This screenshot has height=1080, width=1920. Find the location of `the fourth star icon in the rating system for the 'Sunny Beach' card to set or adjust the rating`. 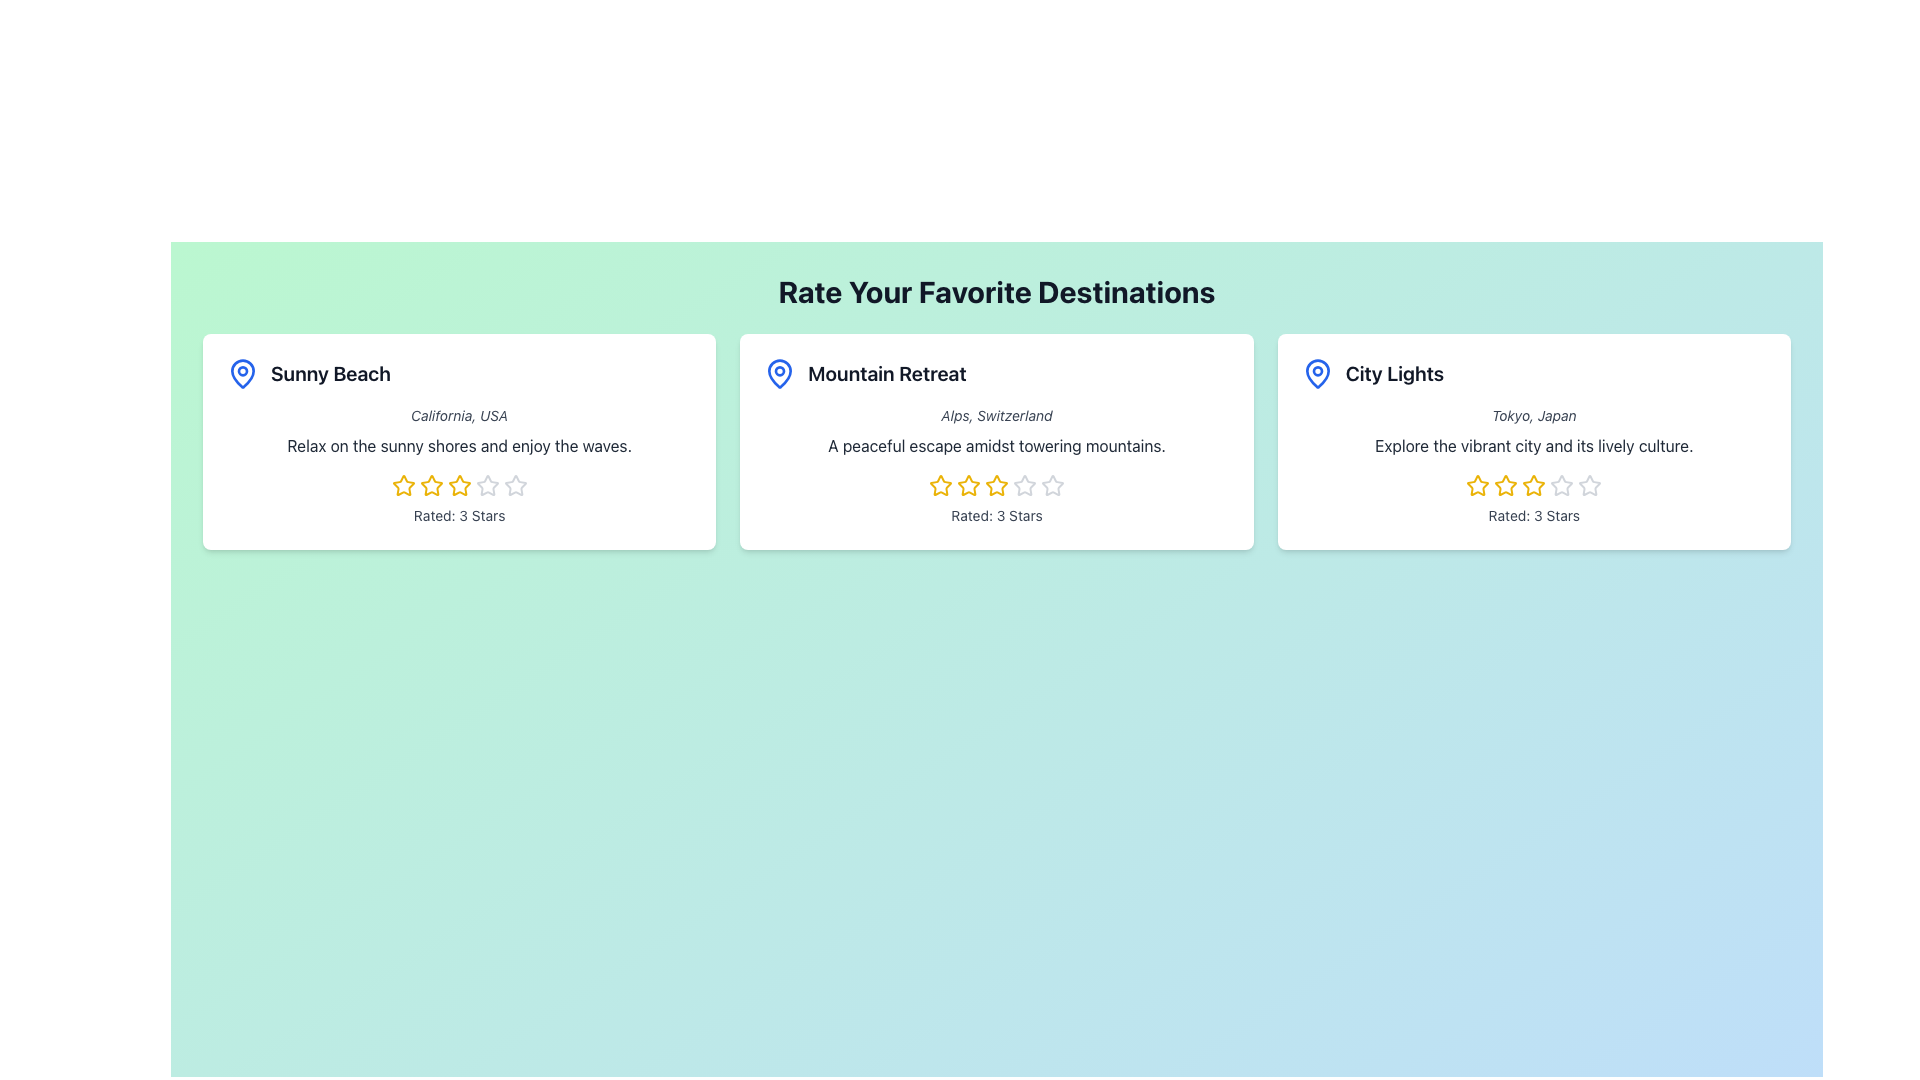

the fourth star icon in the rating system for the 'Sunny Beach' card to set or adjust the rating is located at coordinates (458, 486).